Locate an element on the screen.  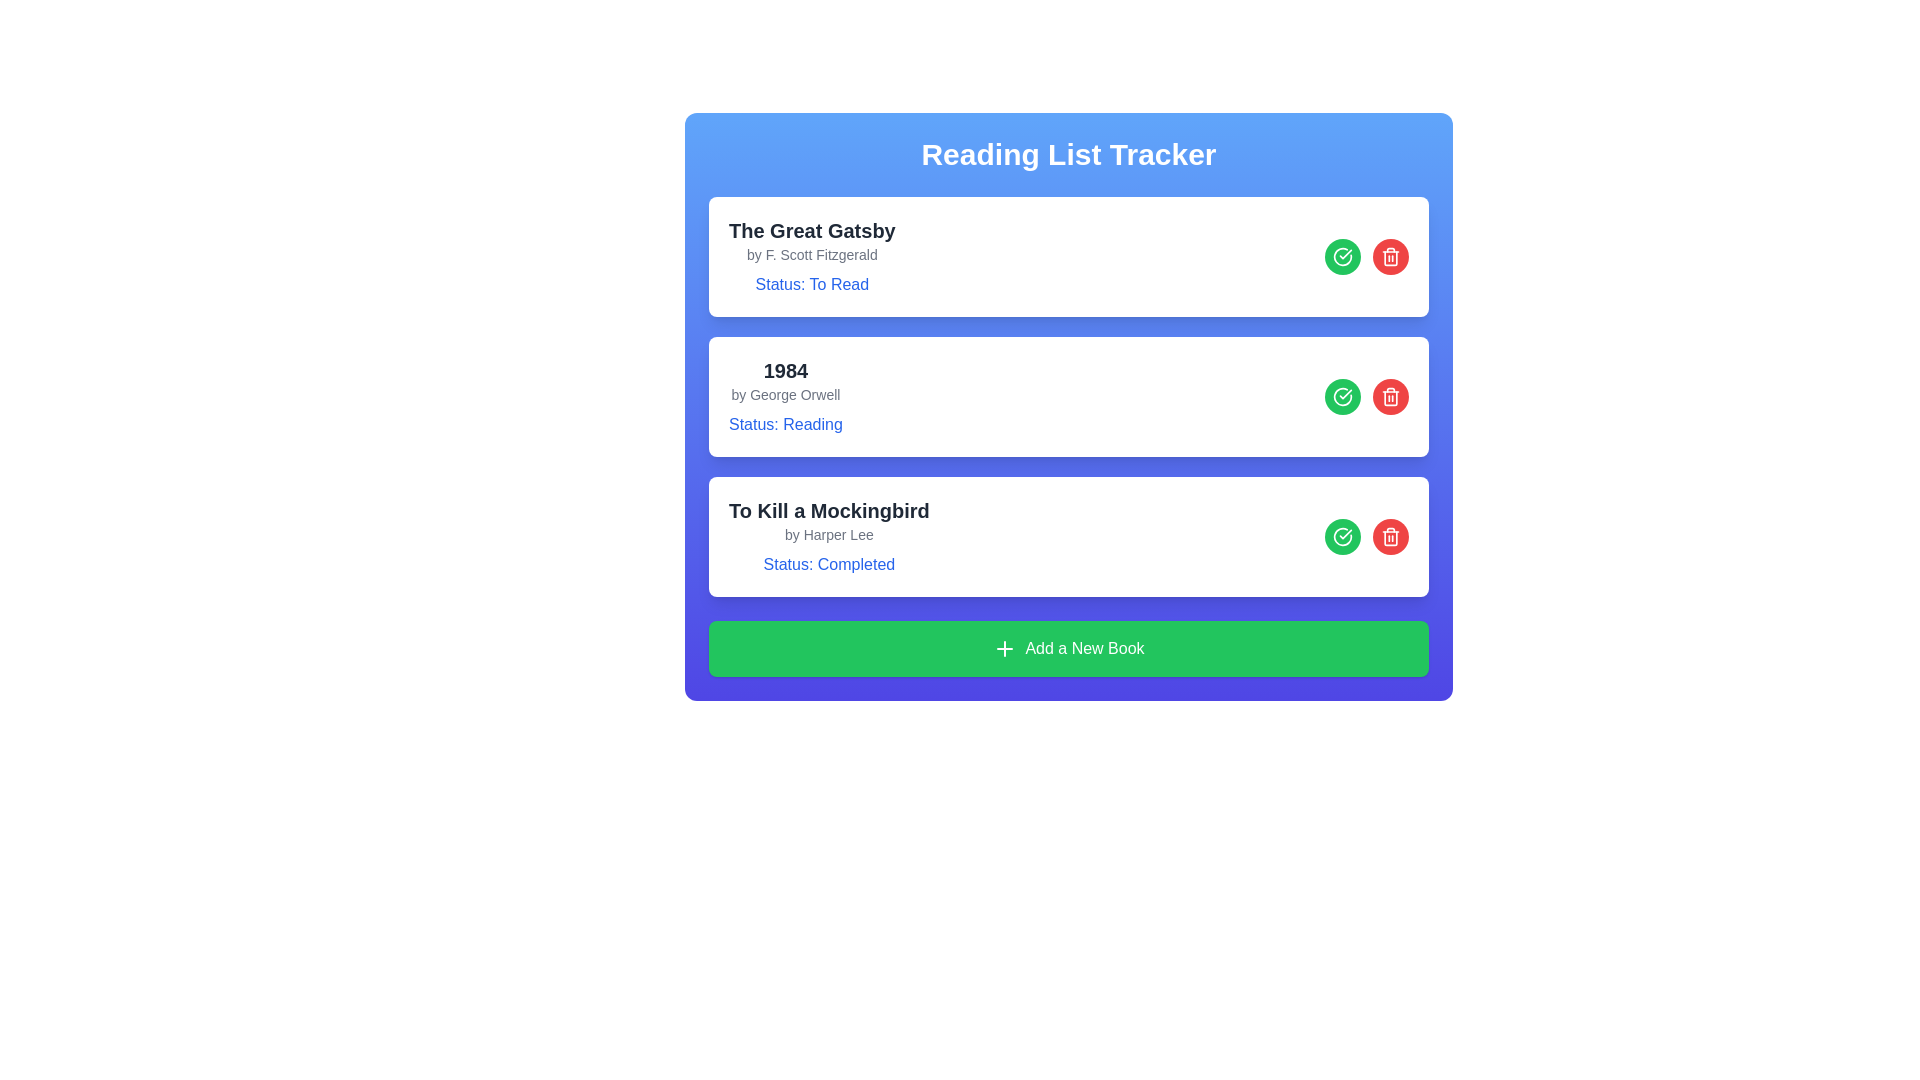
the composite interactive UI element containing the green button for marking the book as read and the red button for deleting the book entry, which is located in the right section of the card for 'The Great Gatsby' is located at coordinates (1366, 256).